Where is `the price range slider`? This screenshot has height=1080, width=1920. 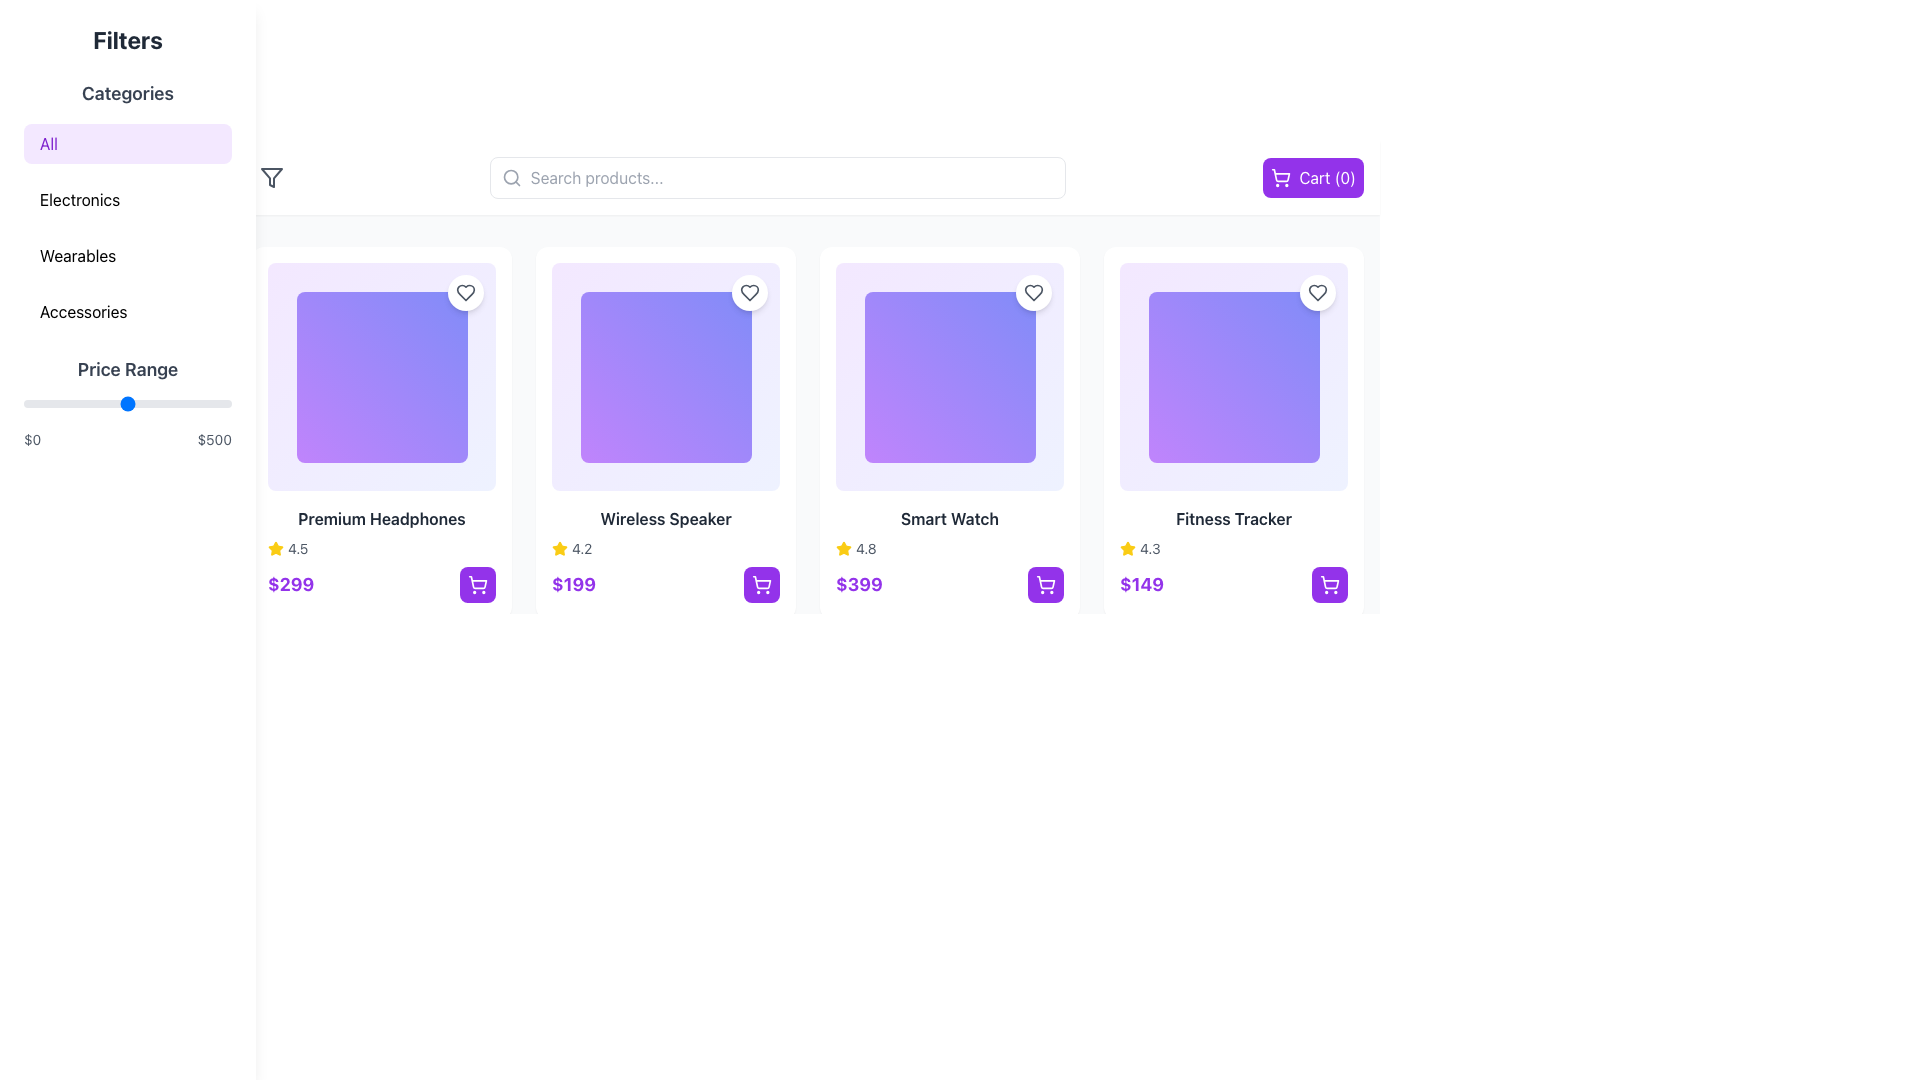
the price range slider is located at coordinates (100, 404).